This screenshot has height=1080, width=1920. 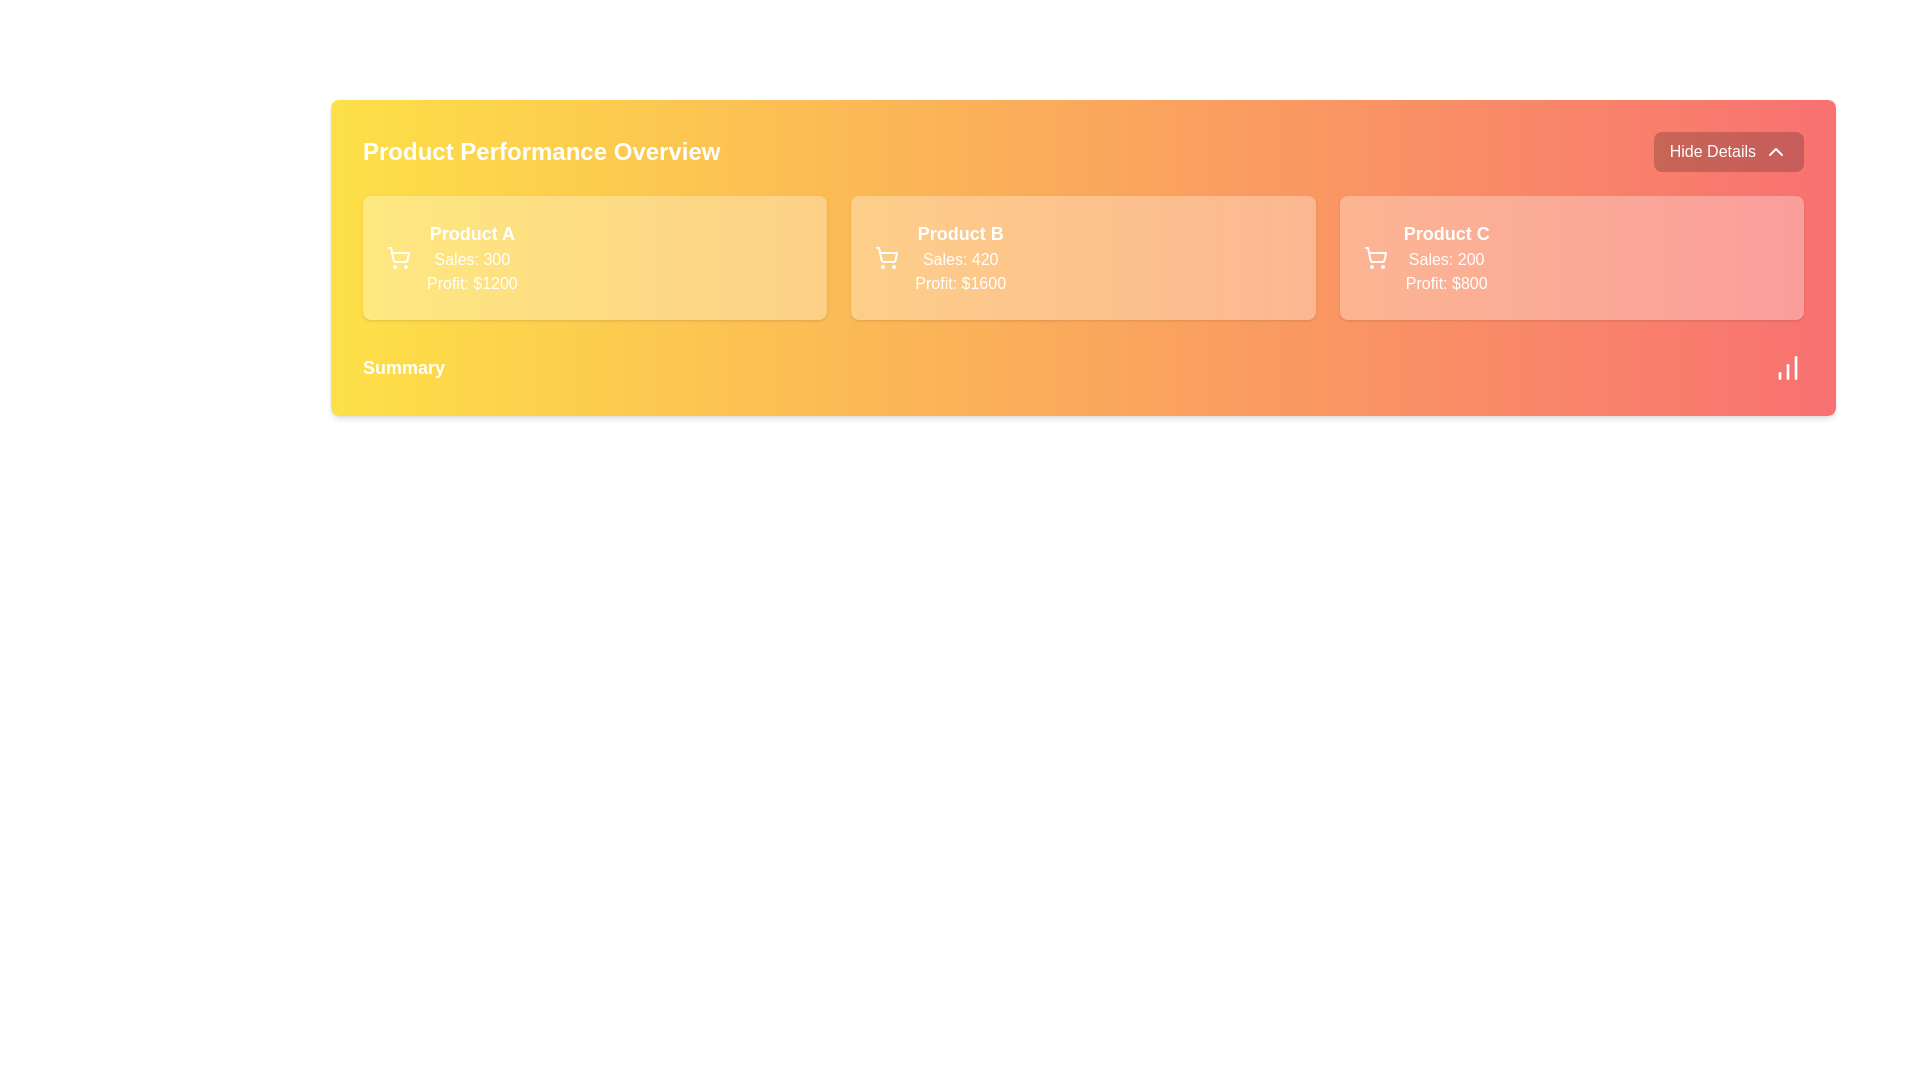 What do you see at coordinates (960, 258) in the screenshot?
I see `the text label element displaying 'Sales: 420' which is centrally aligned in the product information box for Product B` at bounding box center [960, 258].